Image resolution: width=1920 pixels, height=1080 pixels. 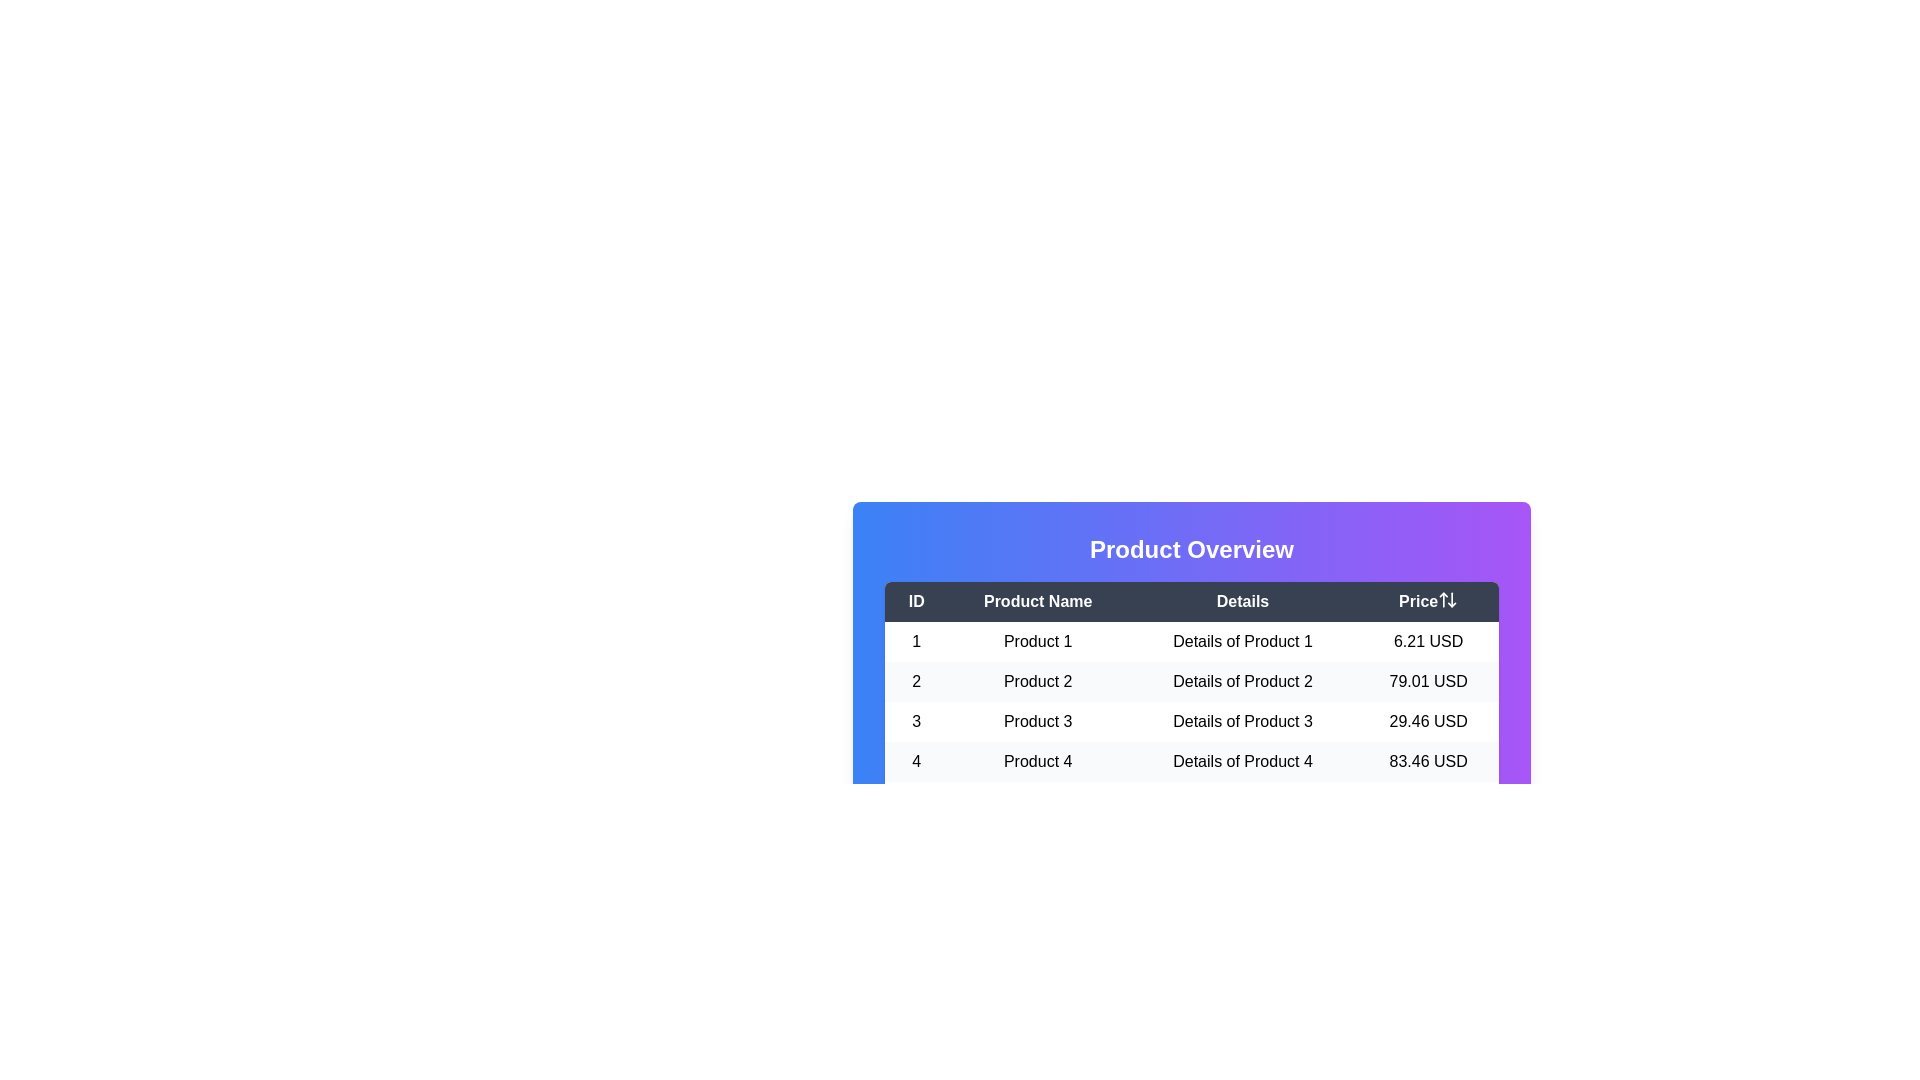 I want to click on the 'Price' column header to sort the table rows, so click(x=1427, y=600).